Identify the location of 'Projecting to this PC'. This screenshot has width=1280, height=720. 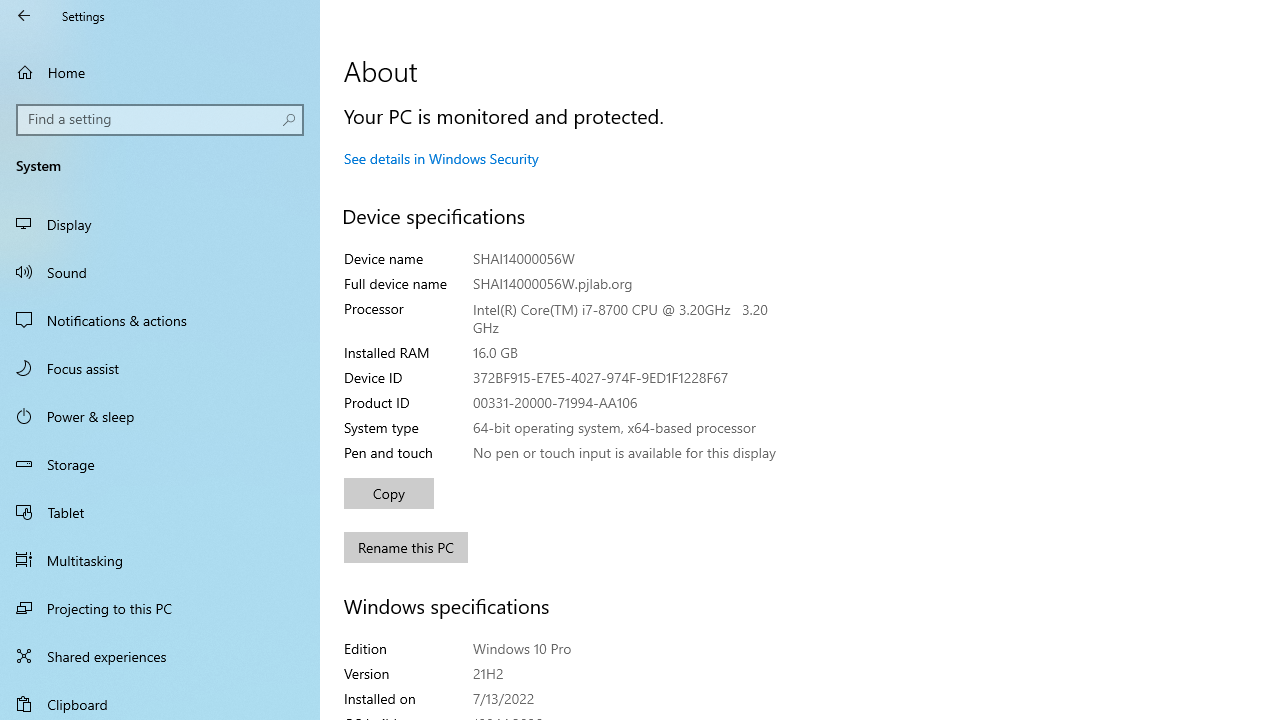
(160, 607).